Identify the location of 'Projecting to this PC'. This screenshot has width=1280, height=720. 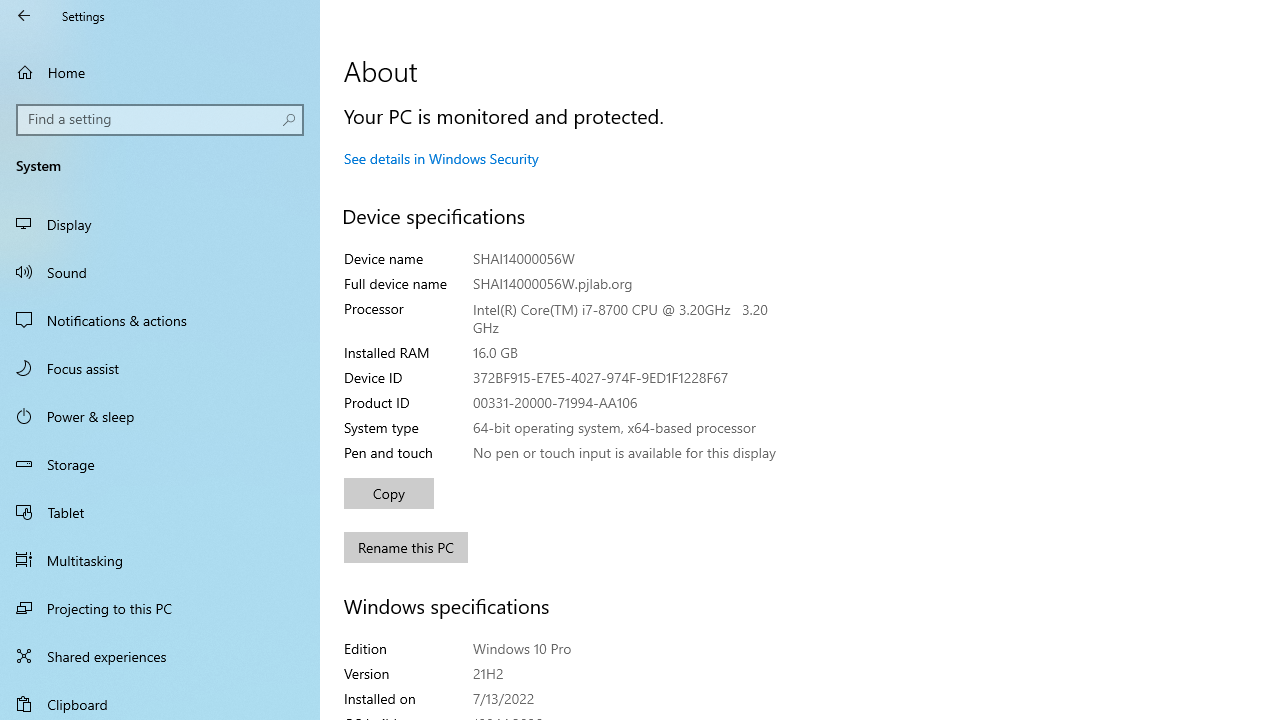
(160, 607).